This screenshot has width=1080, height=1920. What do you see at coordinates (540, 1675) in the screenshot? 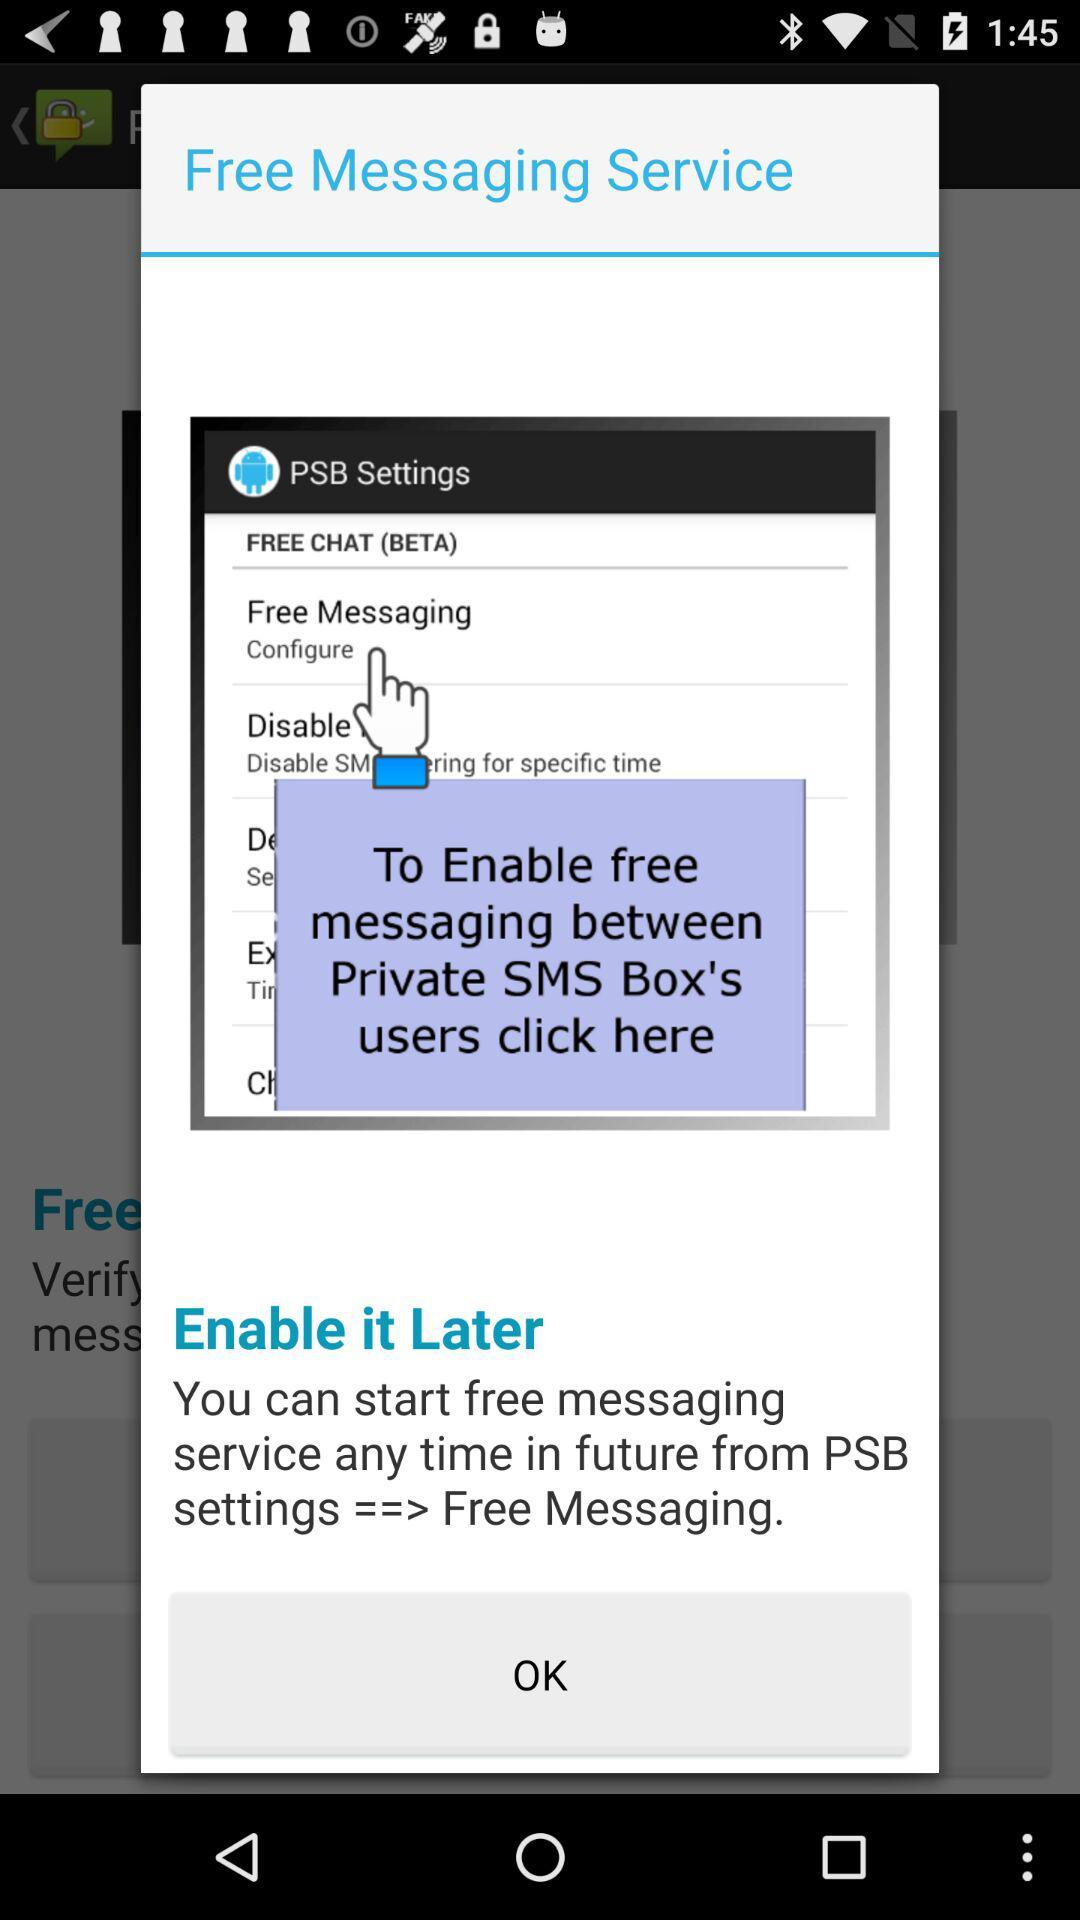
I see `ok item` at bounding box center [540, 1675].